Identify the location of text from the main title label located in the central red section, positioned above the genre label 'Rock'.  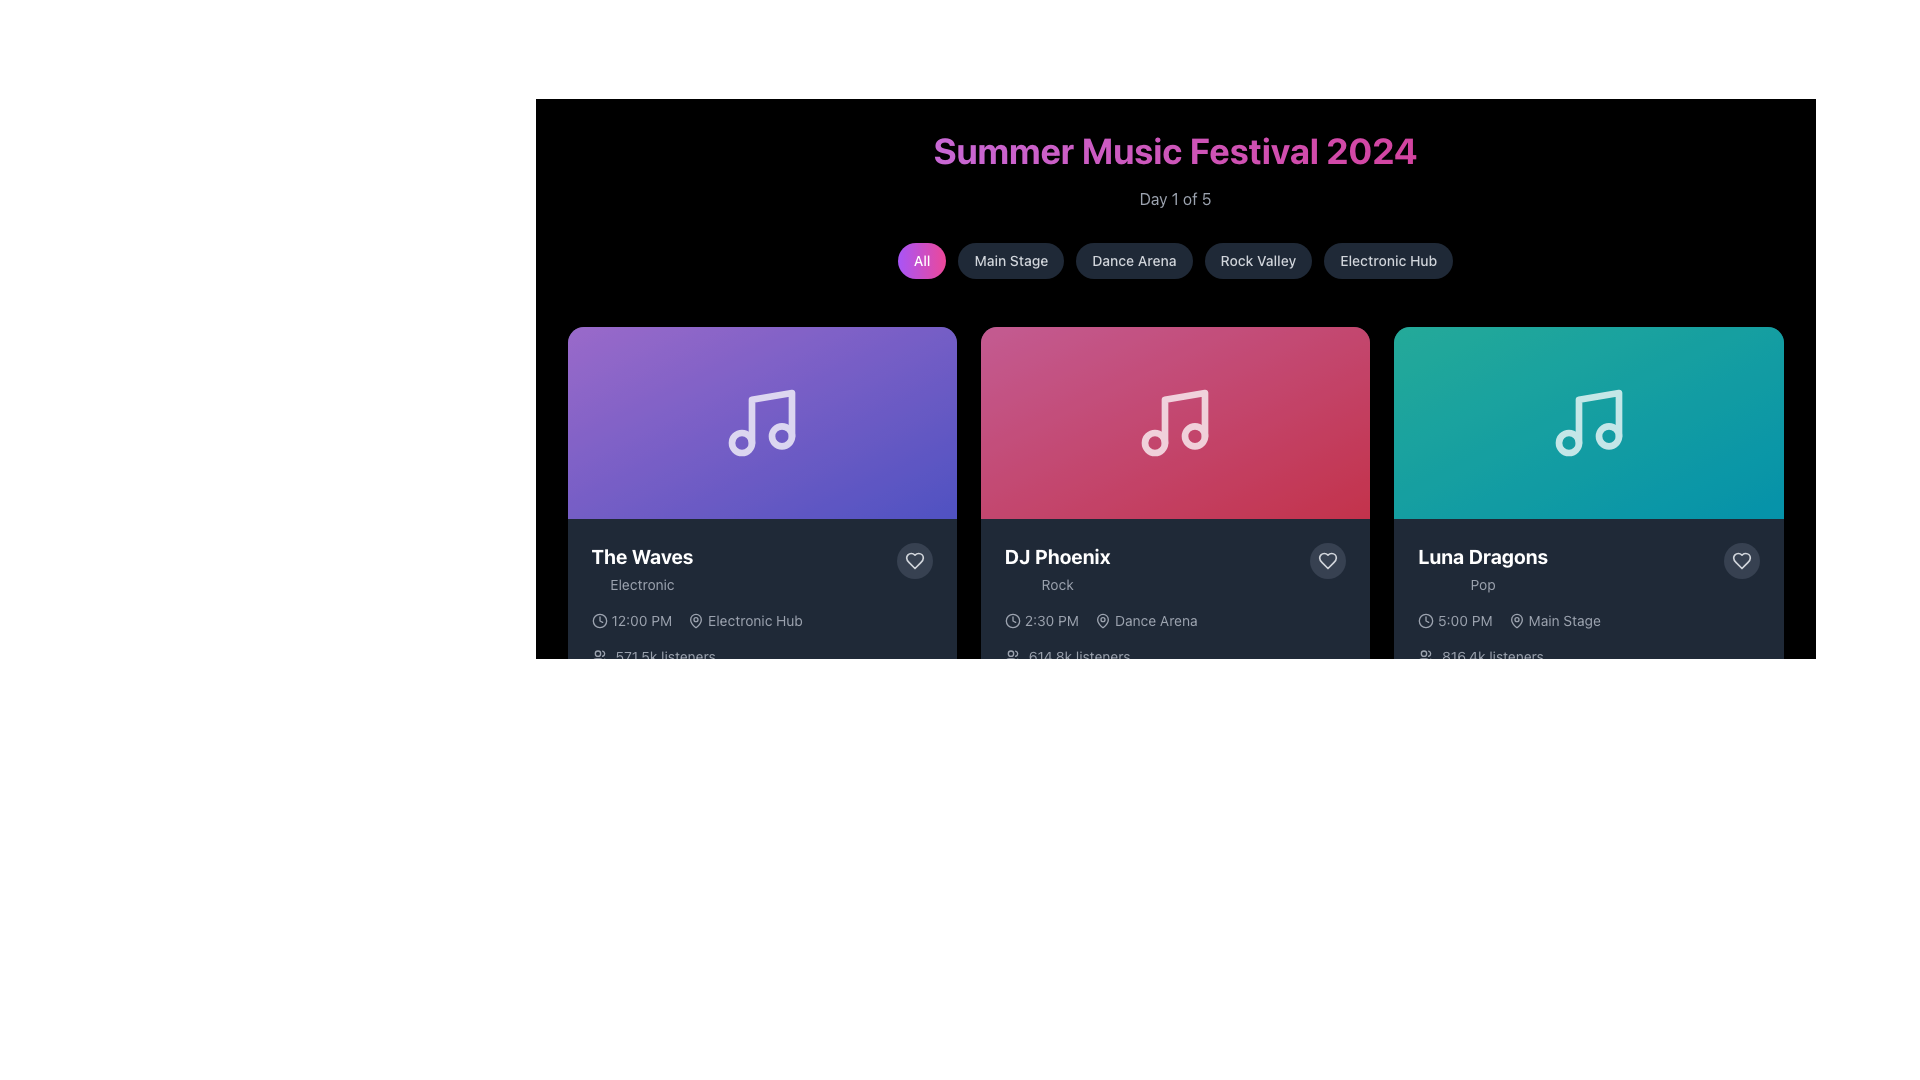
(1056, 556).